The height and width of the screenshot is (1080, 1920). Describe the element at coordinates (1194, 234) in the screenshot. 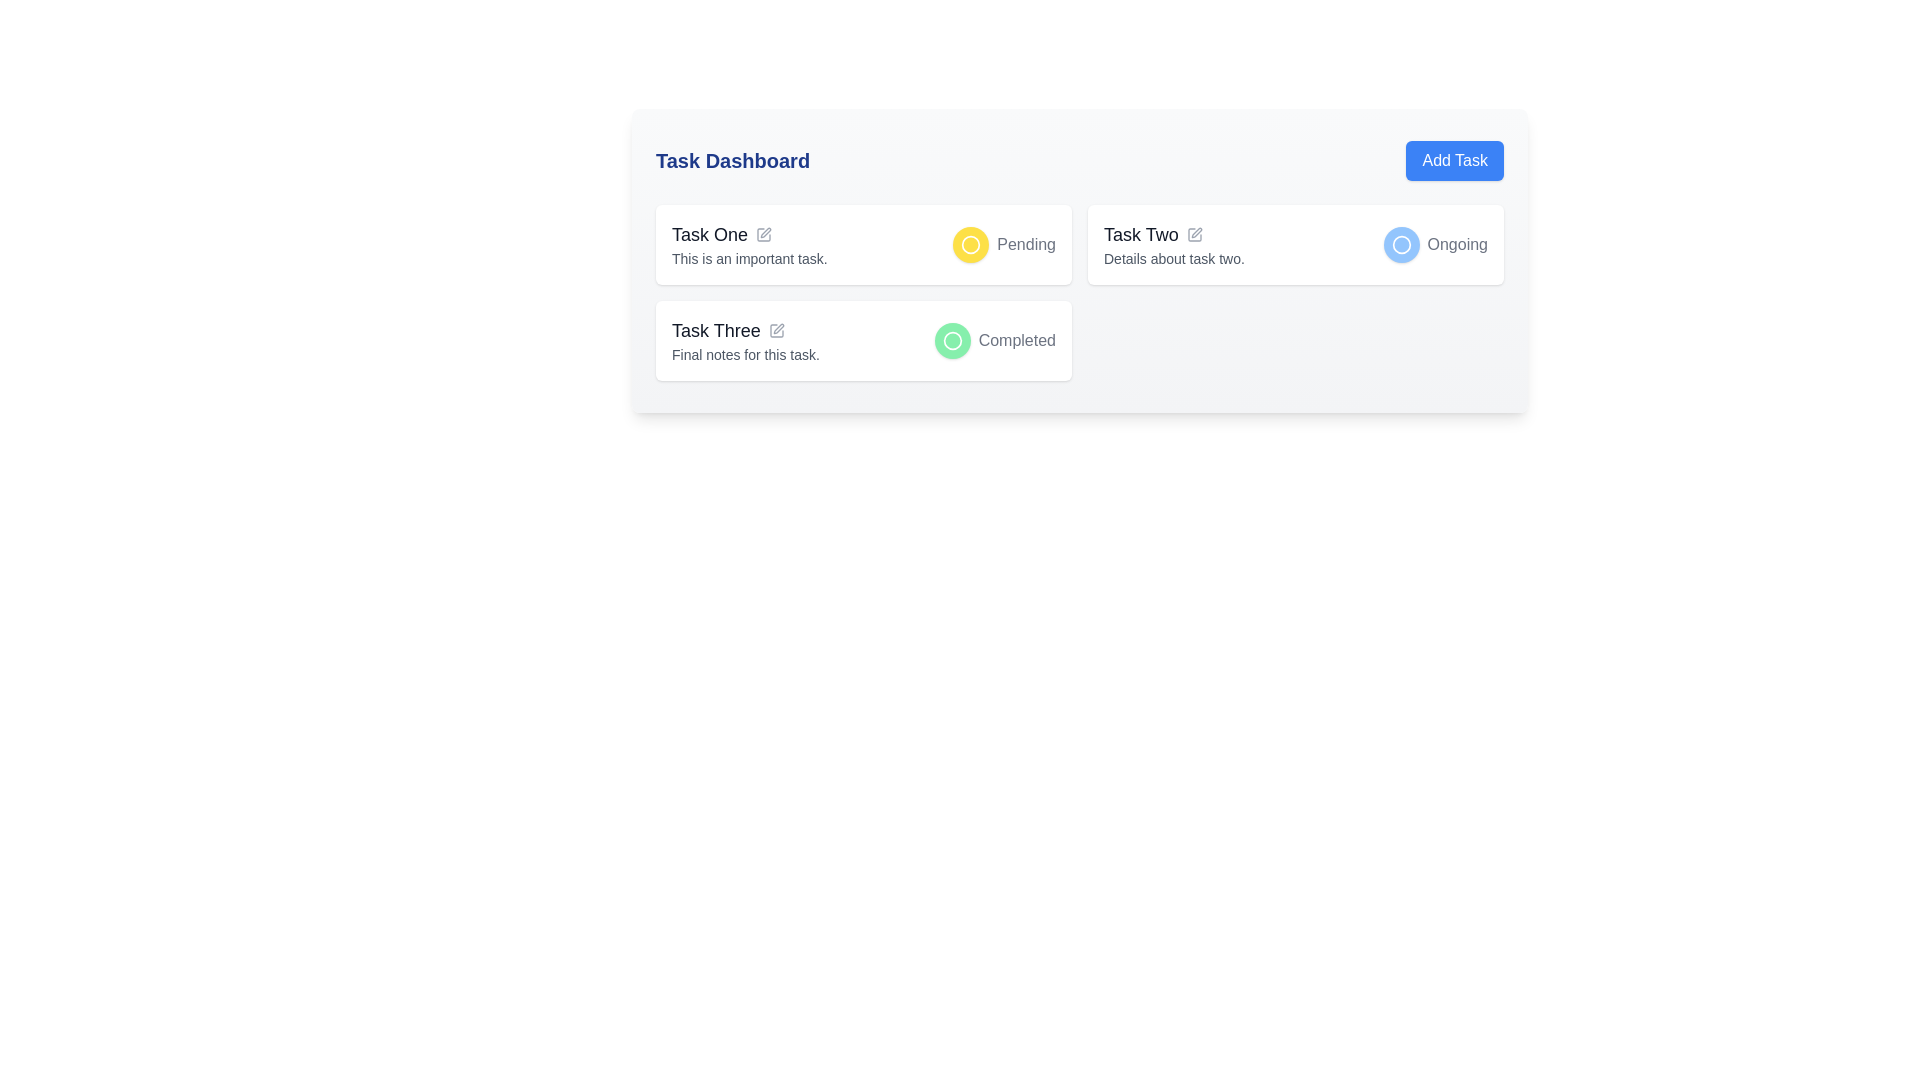

I see `the edit icon located to the right of the 'Task Two' text` at that location.